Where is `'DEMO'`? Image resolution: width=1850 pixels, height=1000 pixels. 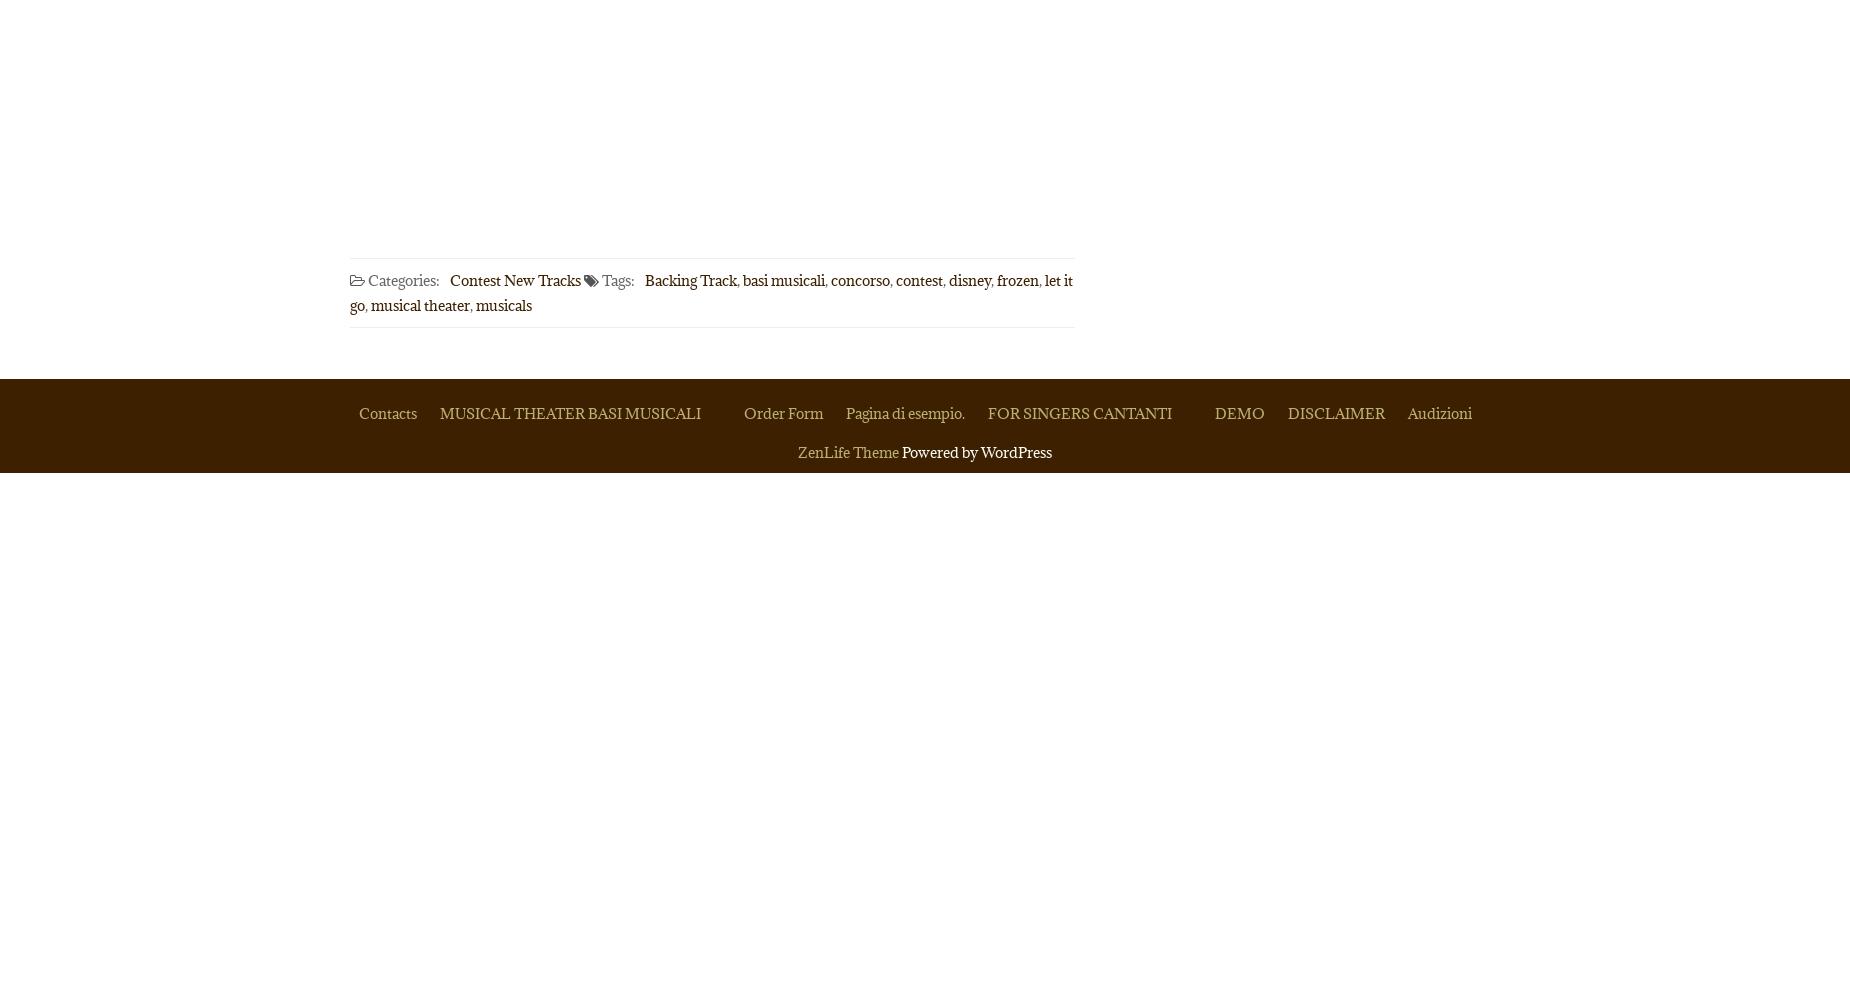 'DEMO' is located at coordinates (1212, 413).